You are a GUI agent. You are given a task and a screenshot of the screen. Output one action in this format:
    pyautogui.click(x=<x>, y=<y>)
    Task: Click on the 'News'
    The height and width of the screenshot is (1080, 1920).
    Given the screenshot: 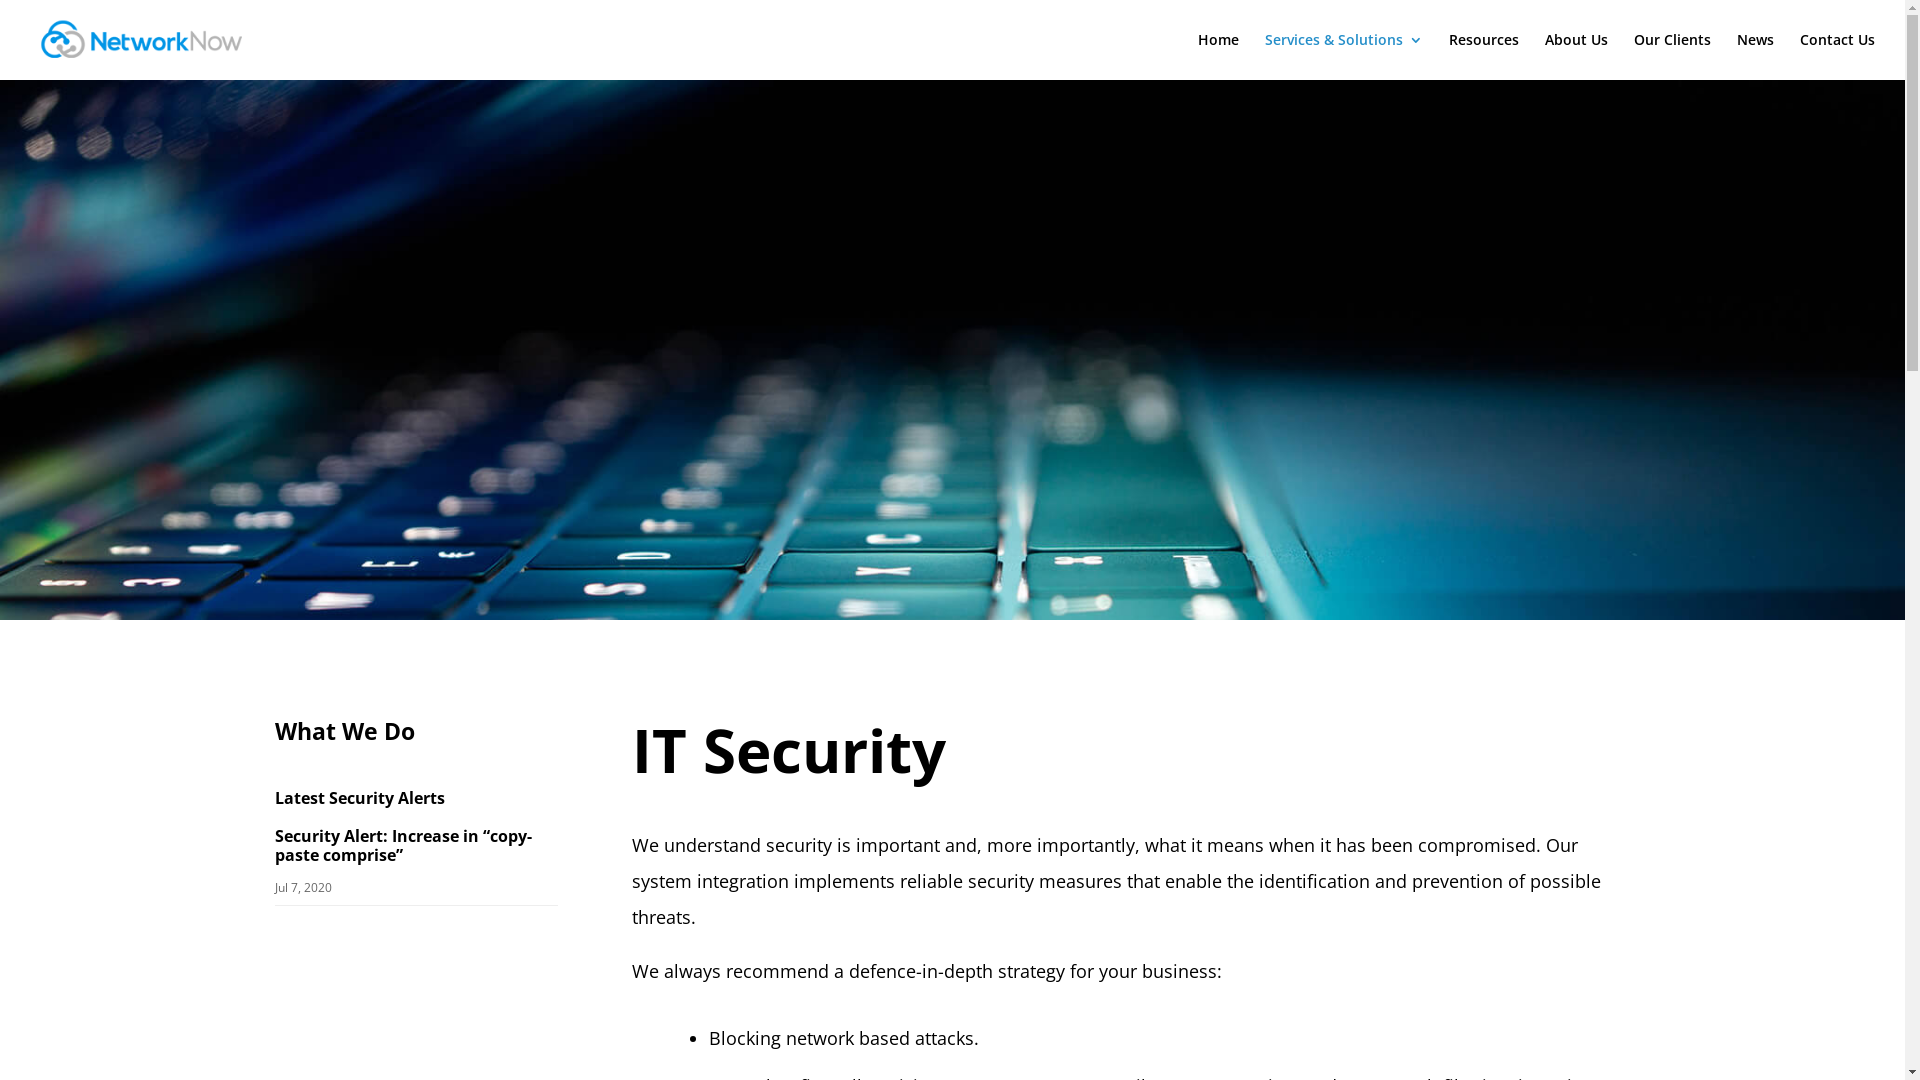 What is the action you would take?
    pyautogui.click(x=1754, y=55)
    